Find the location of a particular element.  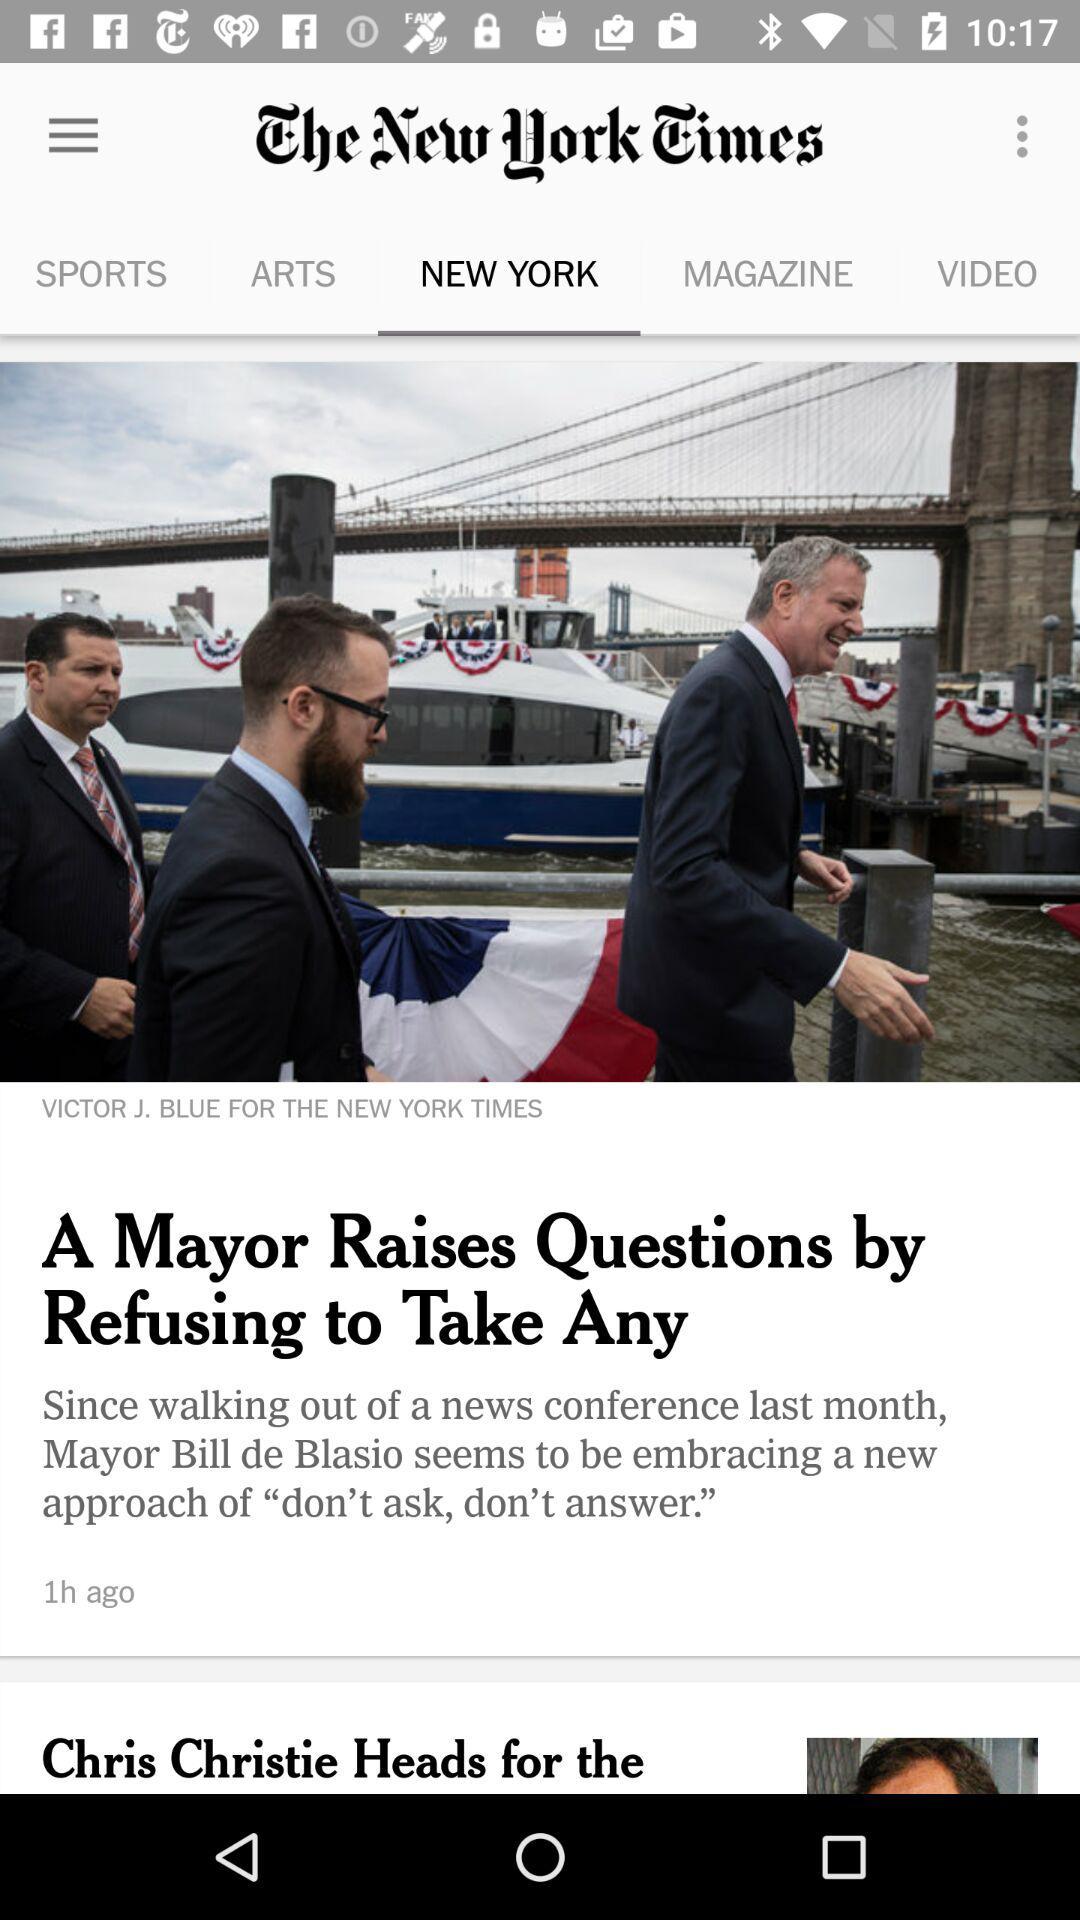

item next to magazine icon is located at coordinates (1027, 135).